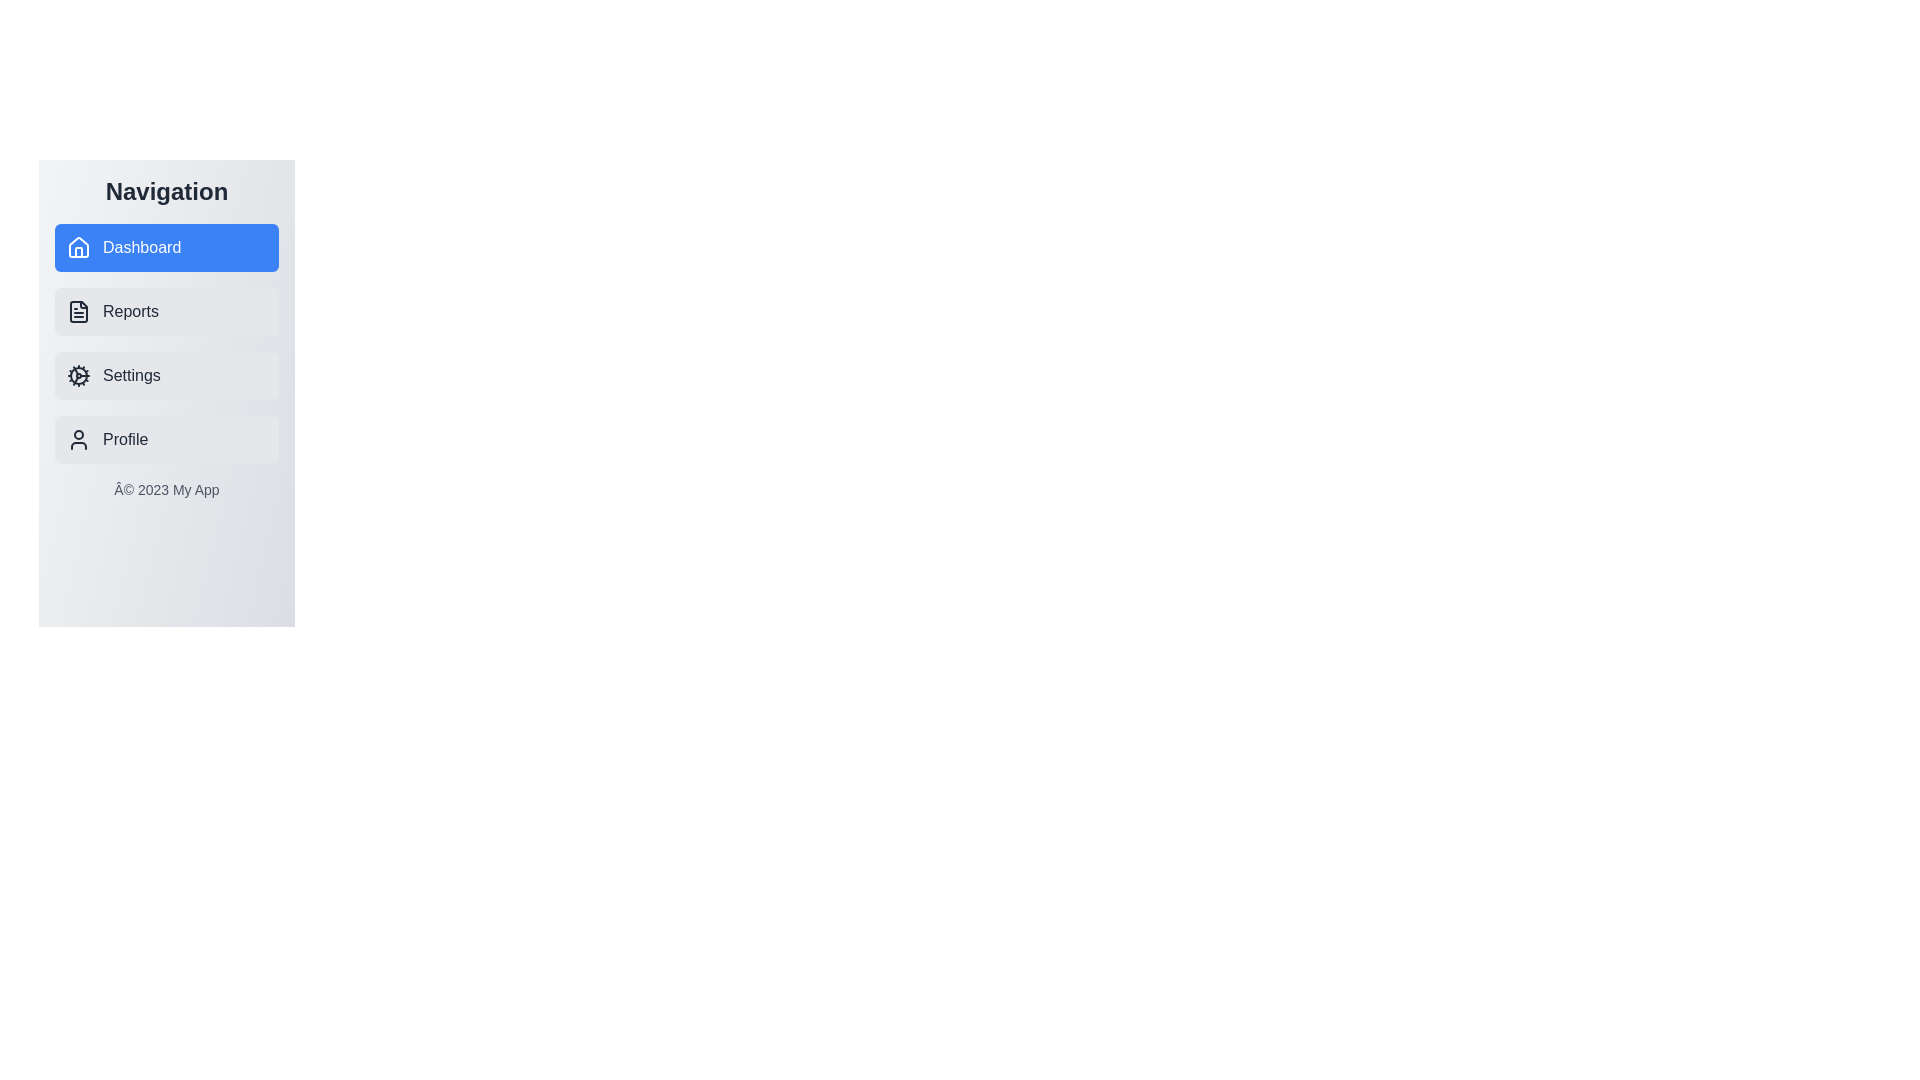 This screenshot has width=1920, height=1080. Describe the element at coordinates (141, 246) in the screenshot. I see `the 'Dashboard' text label located in the left-hand sidebar navigation menu, which serves as a label for the navigation action` at that location.